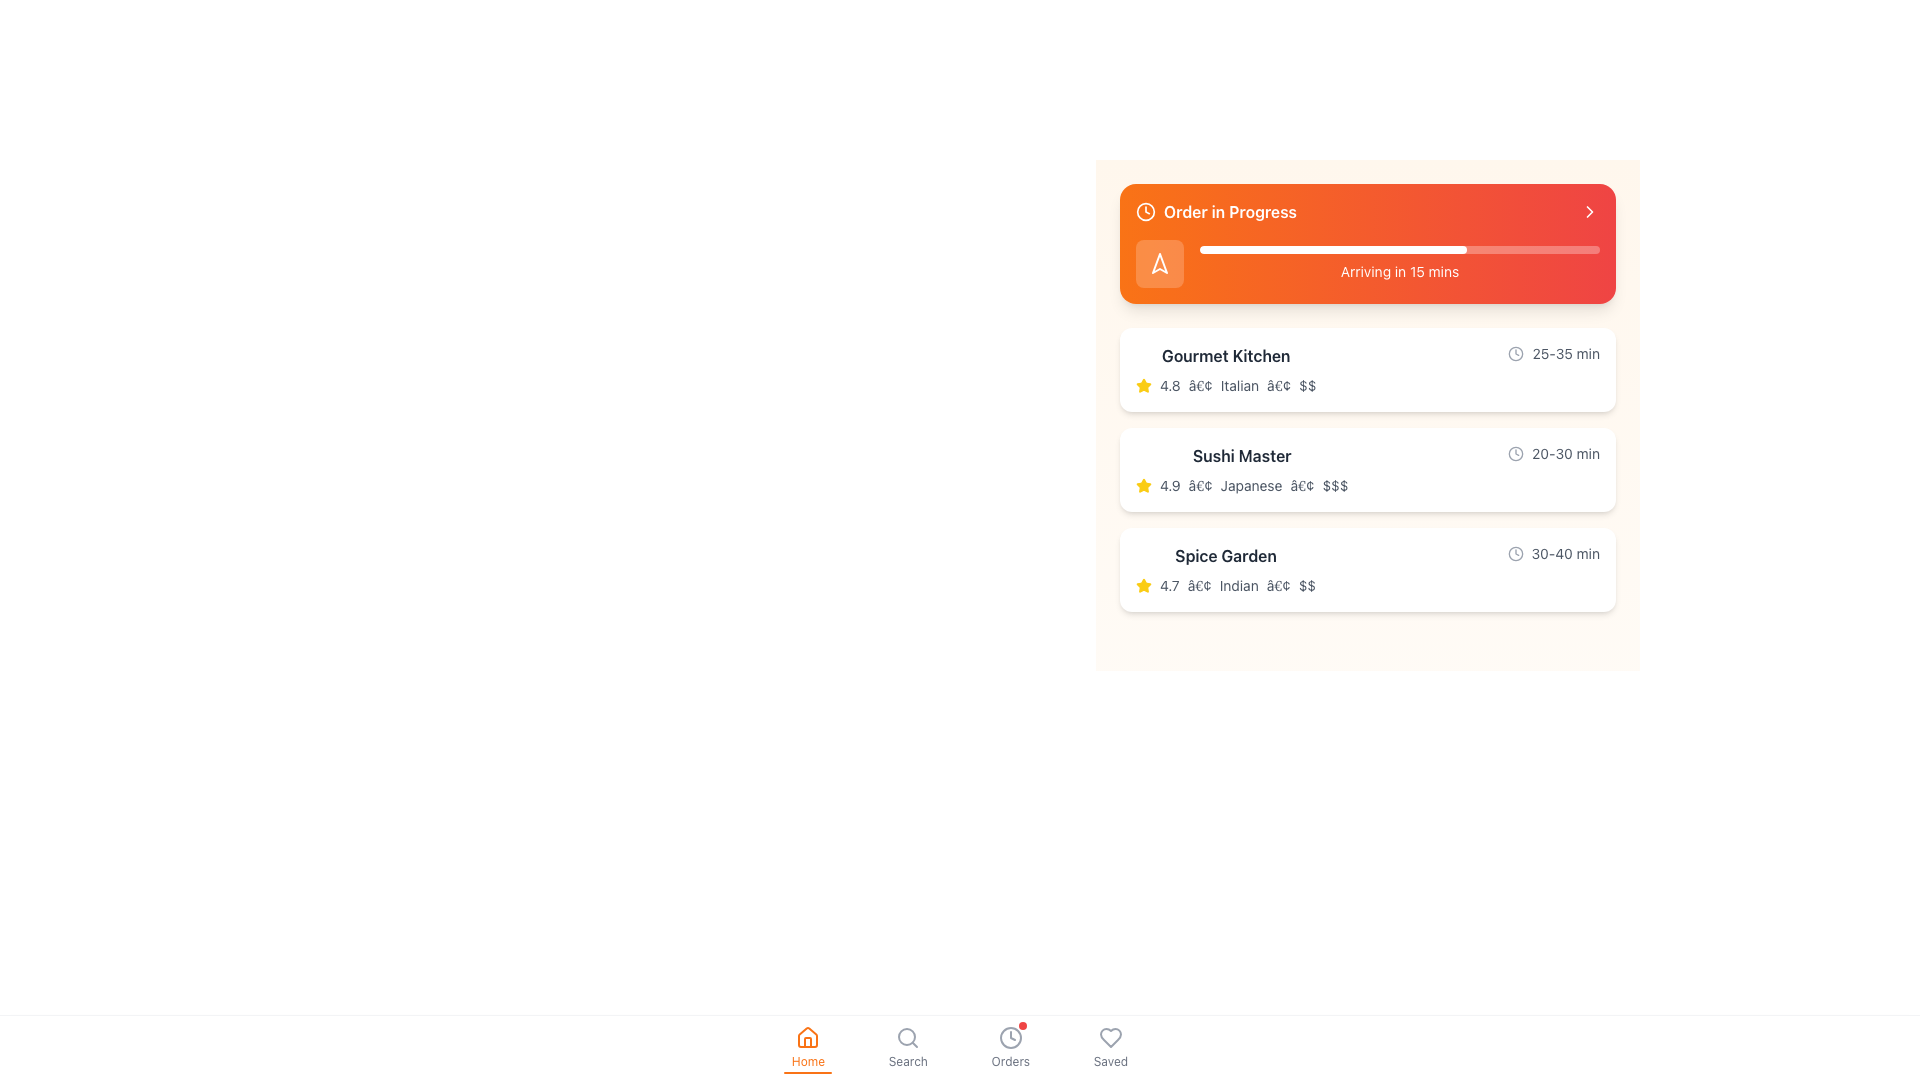 The width and height of the screenshot is (1920, 1080). Describe the element at coordinates (1588, 212) in the screenshot. I see `the forward navigation icon, which is part of an SVG graphic indicating the next action, located at the upper-right corner of the red status bar labeled 'Order in Progress.'` at that location.